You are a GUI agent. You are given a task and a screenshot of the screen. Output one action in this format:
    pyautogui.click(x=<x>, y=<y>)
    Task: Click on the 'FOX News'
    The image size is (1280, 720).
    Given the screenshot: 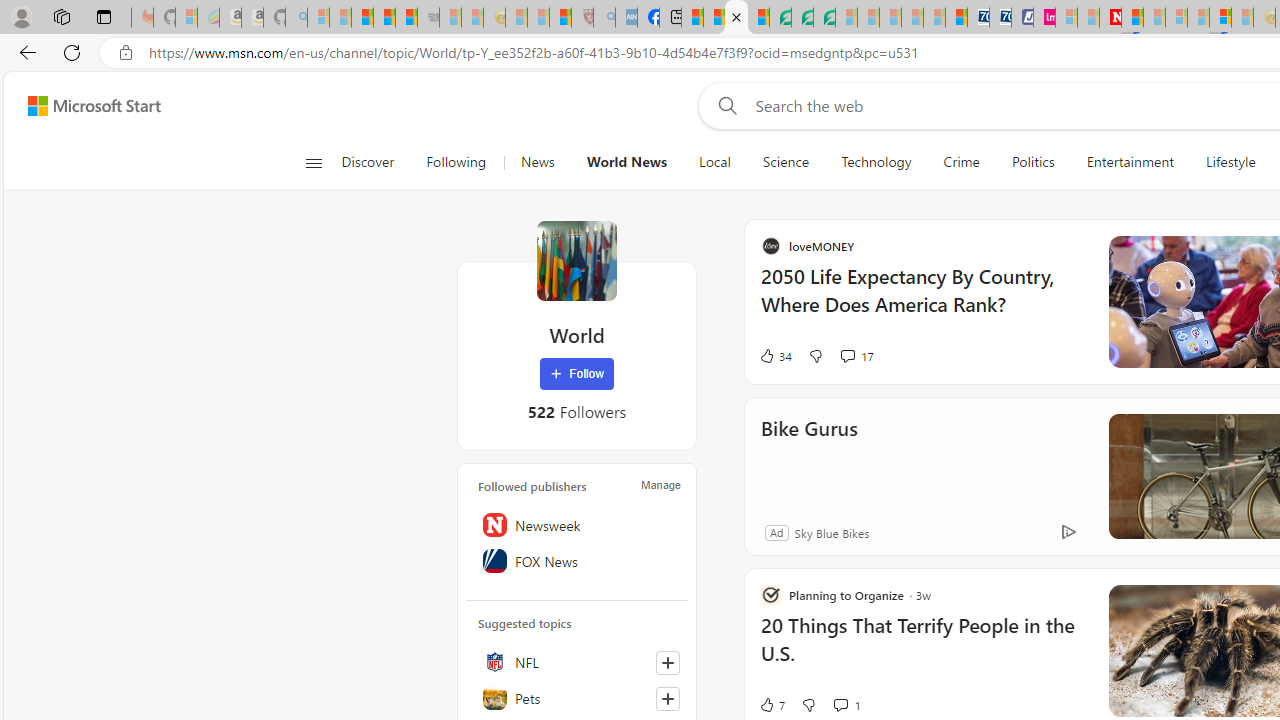 What is the action you would take?
    pyautogui.click(x=576, y=561)
    